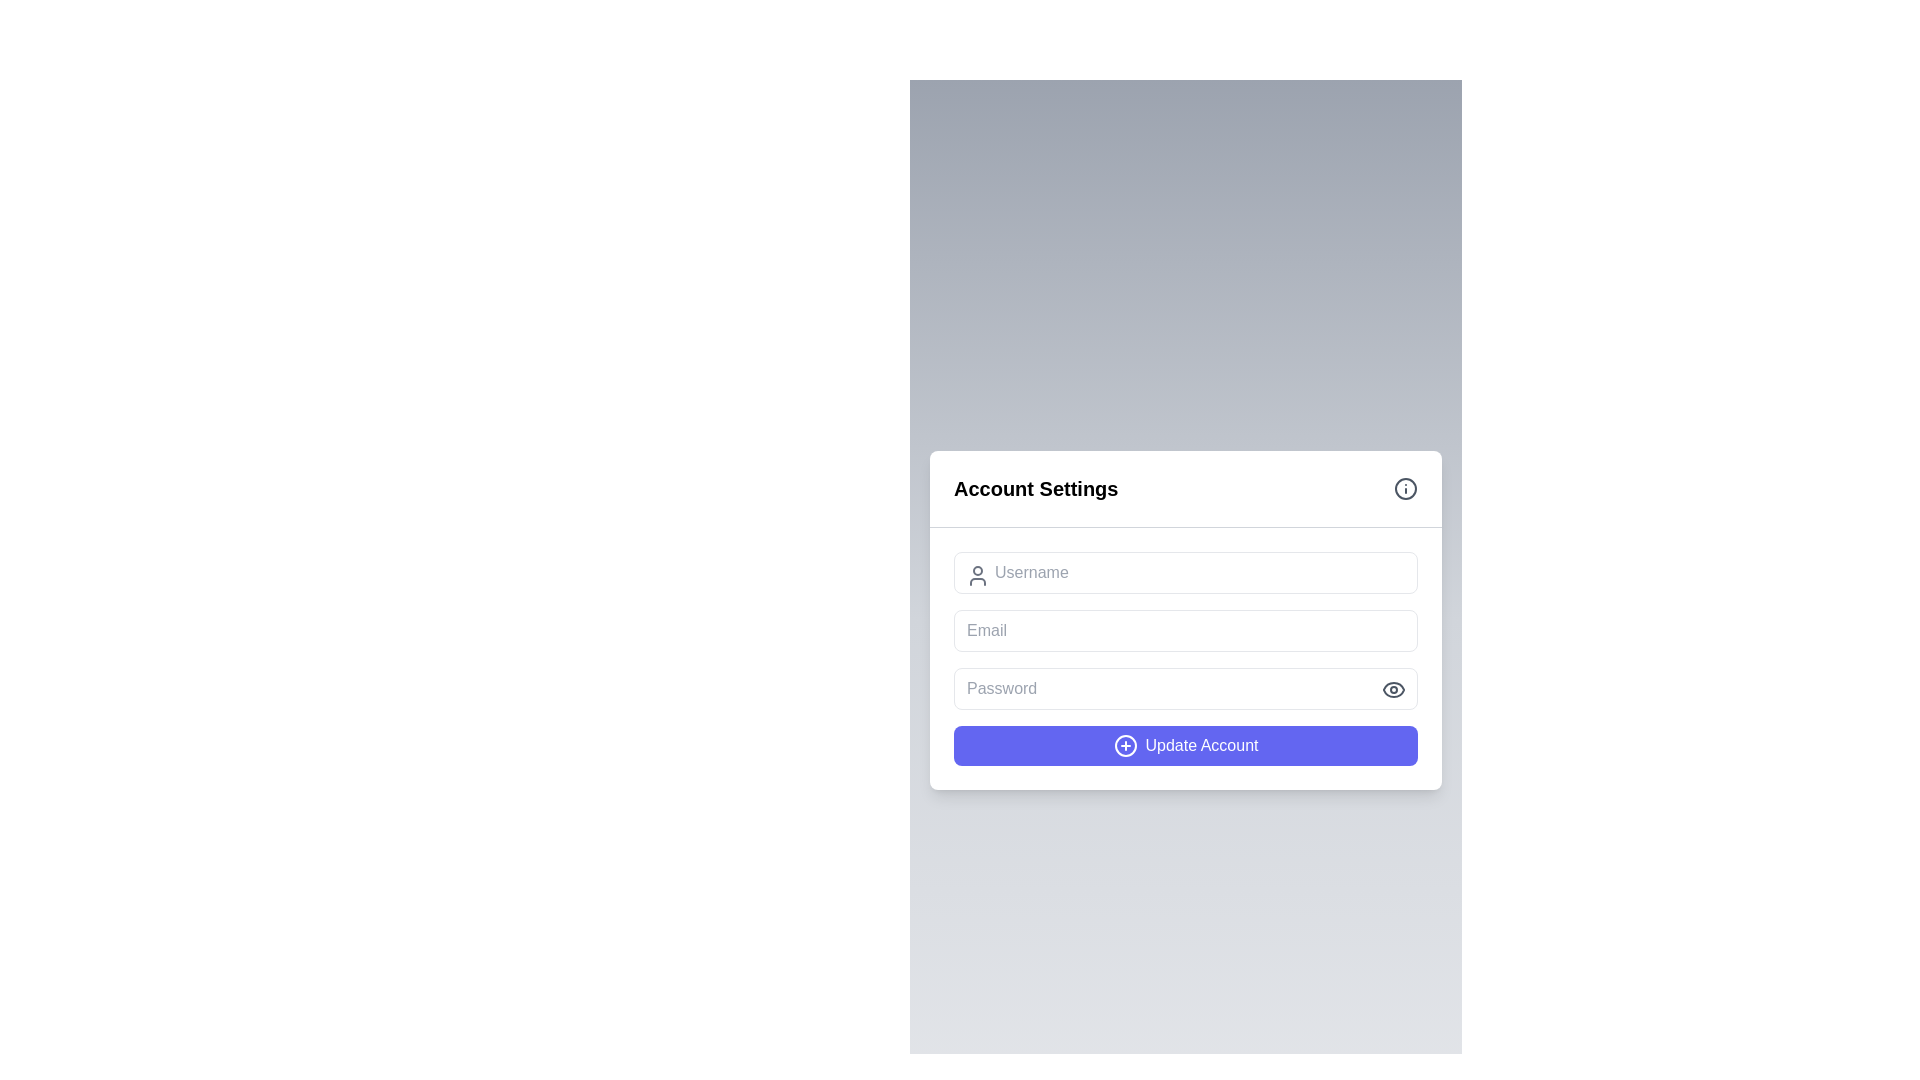 This screenshot has width=1920, height=1080. Describe the element at coordinates (1200, 744) in the screenshot. I see `label 'Update Account' on the blue button located in the 'Account Settings' section` at that location.